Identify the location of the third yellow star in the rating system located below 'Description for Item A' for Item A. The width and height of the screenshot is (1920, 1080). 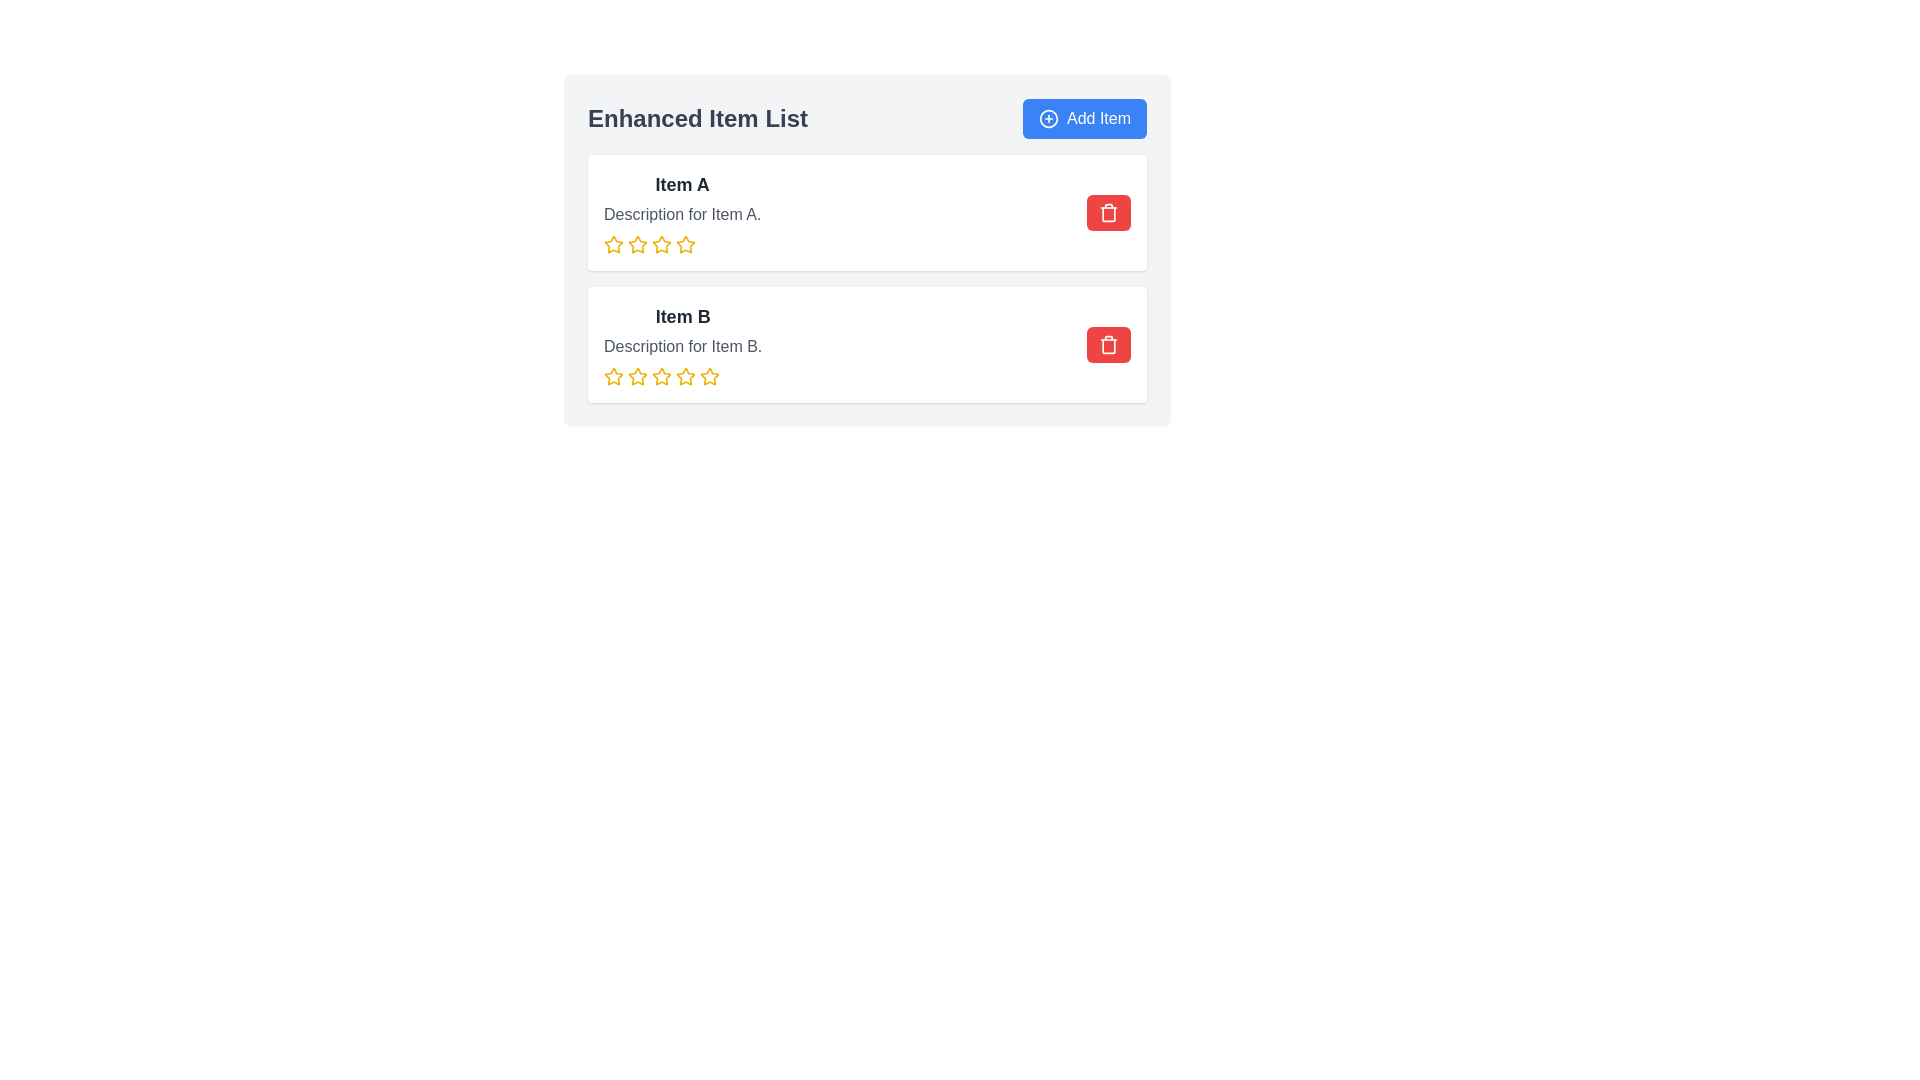
(682, 244).